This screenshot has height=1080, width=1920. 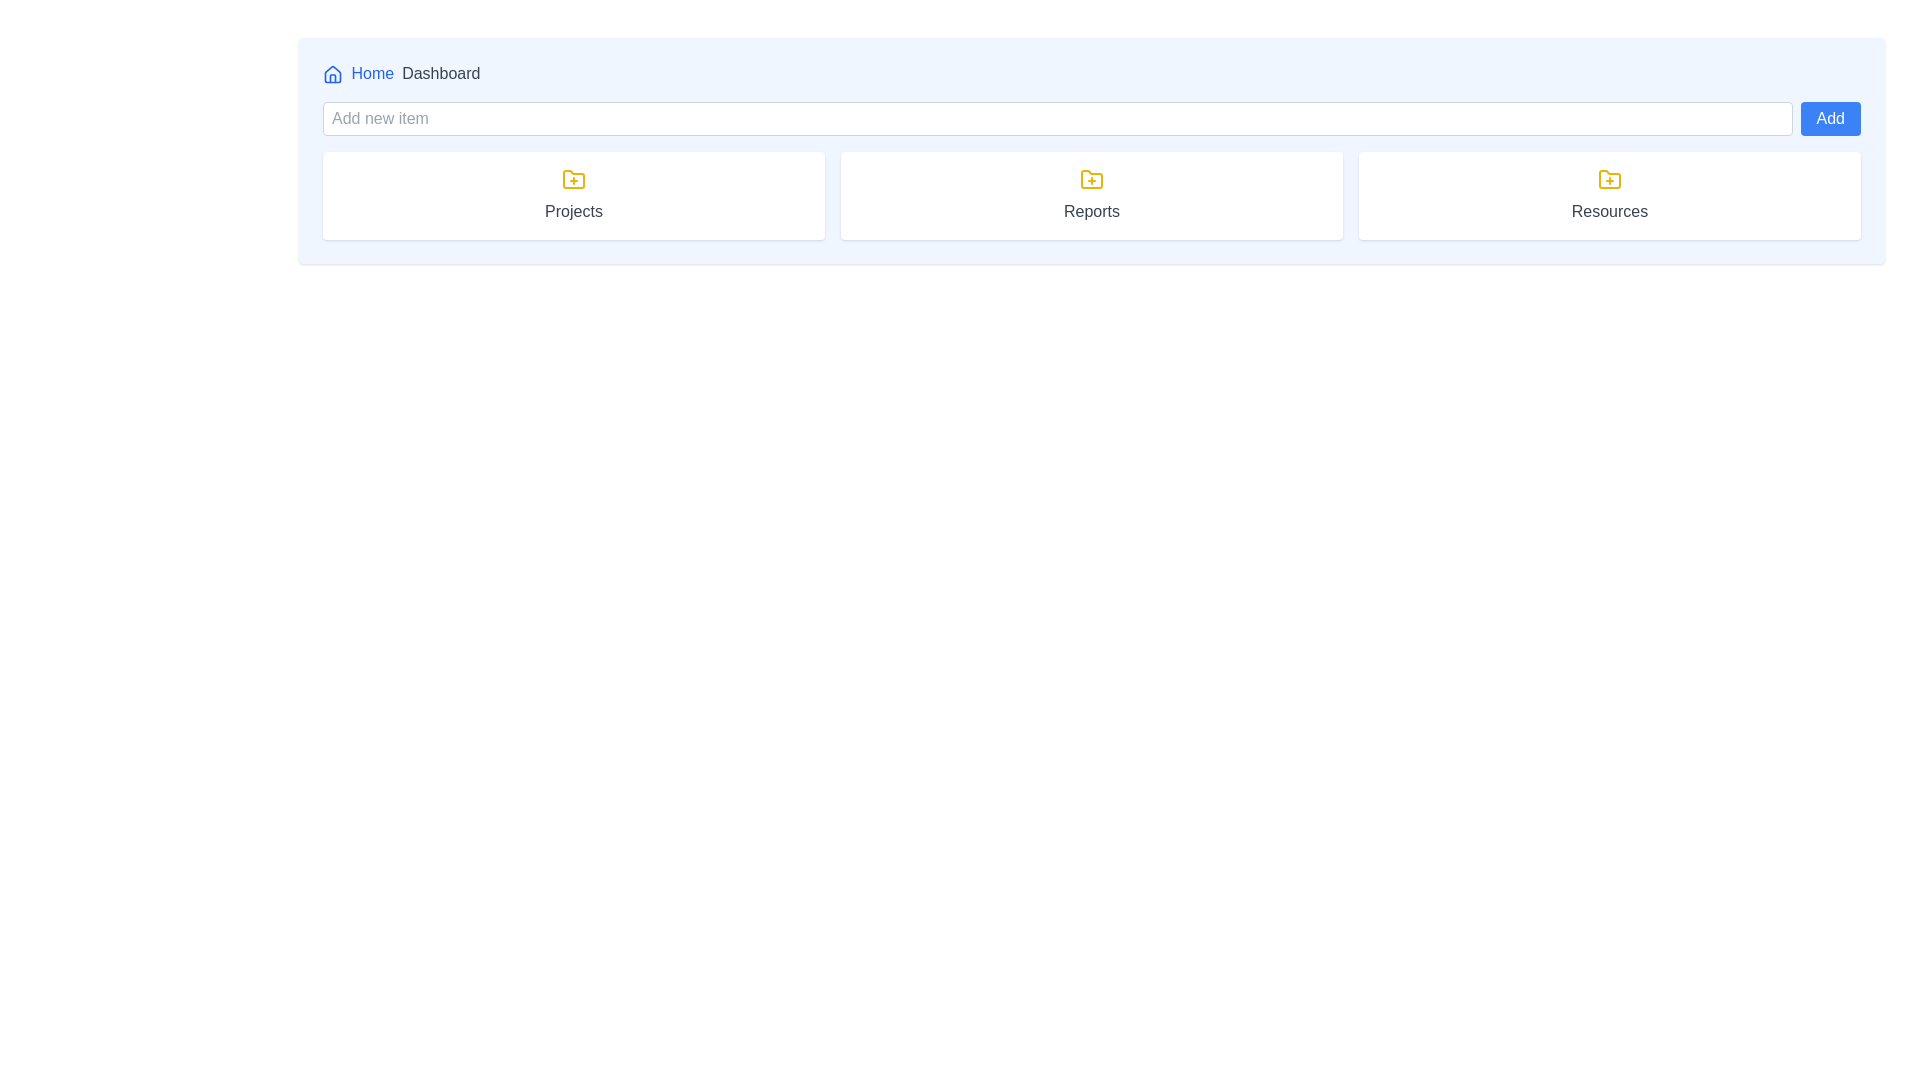 I want to click on the yellow folder icon, which is the leftmost icon in the horizontal layout labeled 'Projects,', so click(x=573, y=178).